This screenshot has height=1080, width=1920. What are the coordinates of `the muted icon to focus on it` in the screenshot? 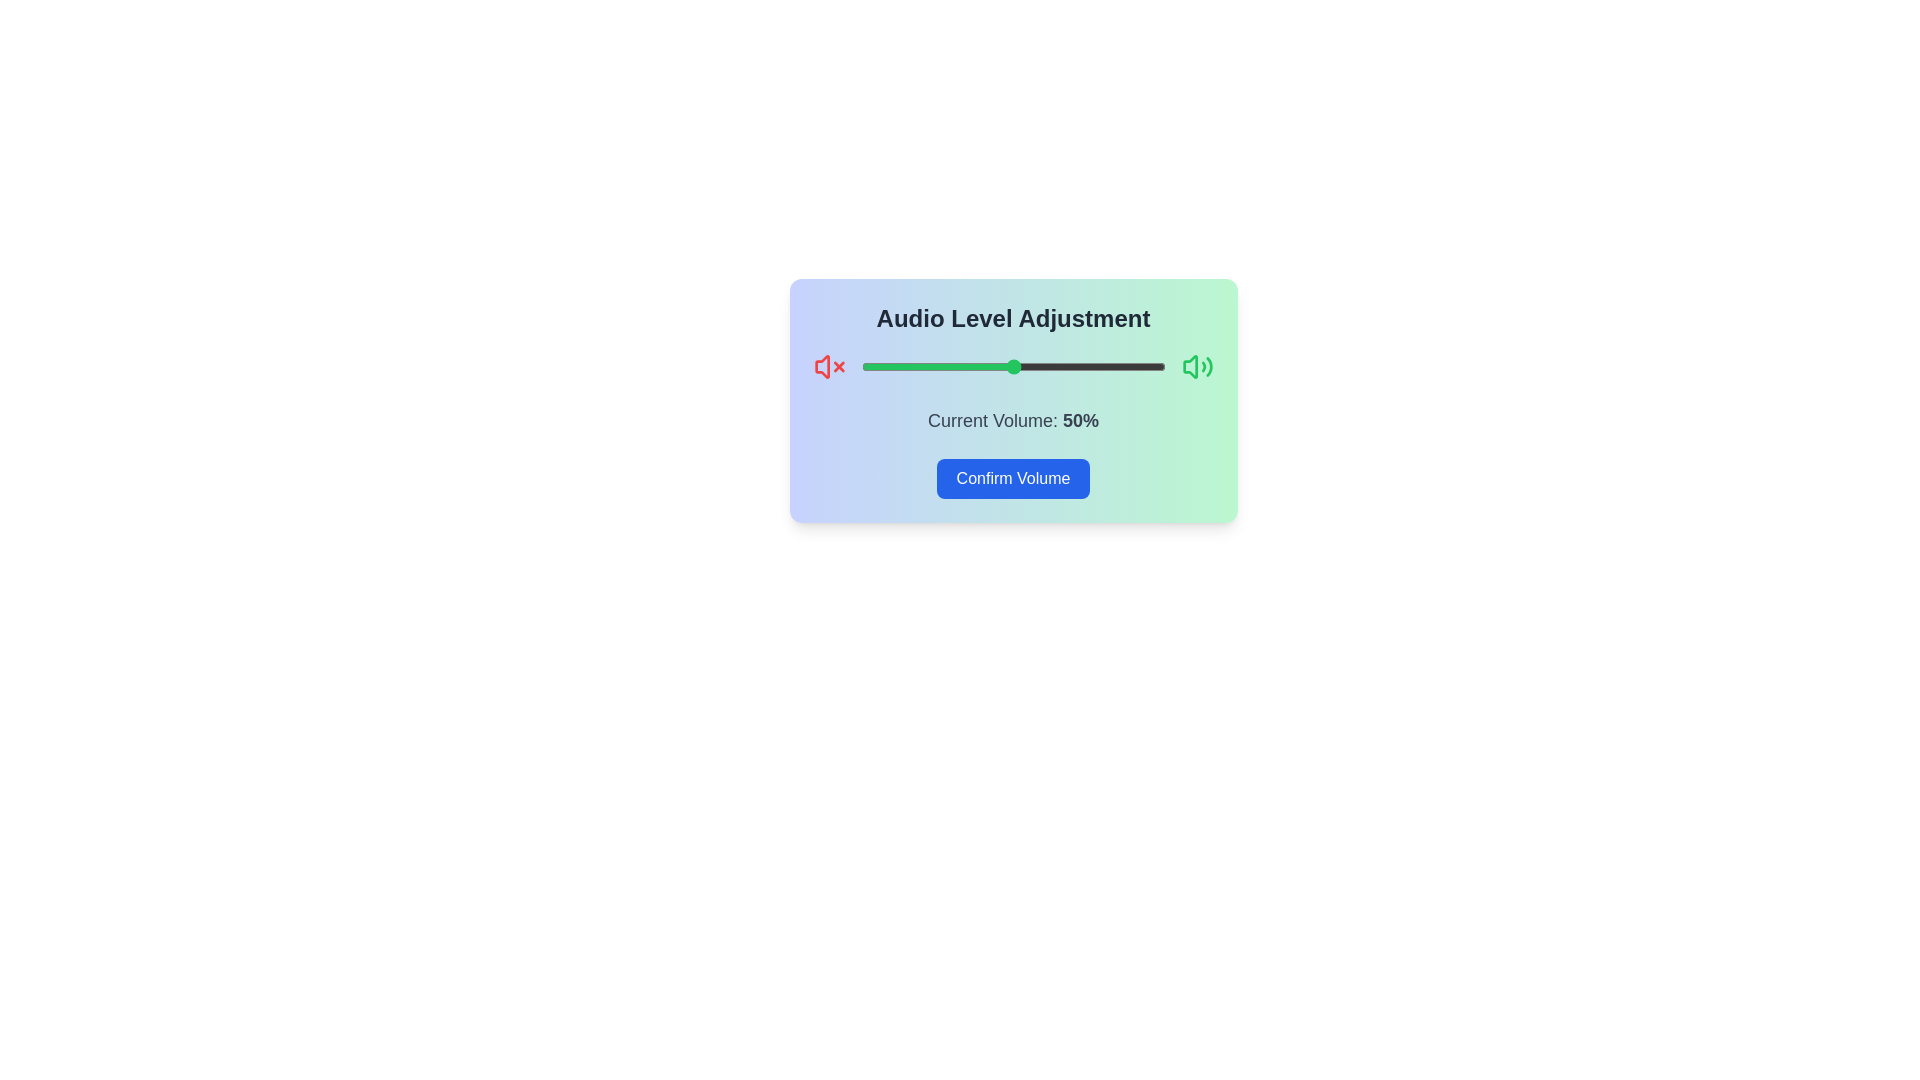 It's located at (829, 366).